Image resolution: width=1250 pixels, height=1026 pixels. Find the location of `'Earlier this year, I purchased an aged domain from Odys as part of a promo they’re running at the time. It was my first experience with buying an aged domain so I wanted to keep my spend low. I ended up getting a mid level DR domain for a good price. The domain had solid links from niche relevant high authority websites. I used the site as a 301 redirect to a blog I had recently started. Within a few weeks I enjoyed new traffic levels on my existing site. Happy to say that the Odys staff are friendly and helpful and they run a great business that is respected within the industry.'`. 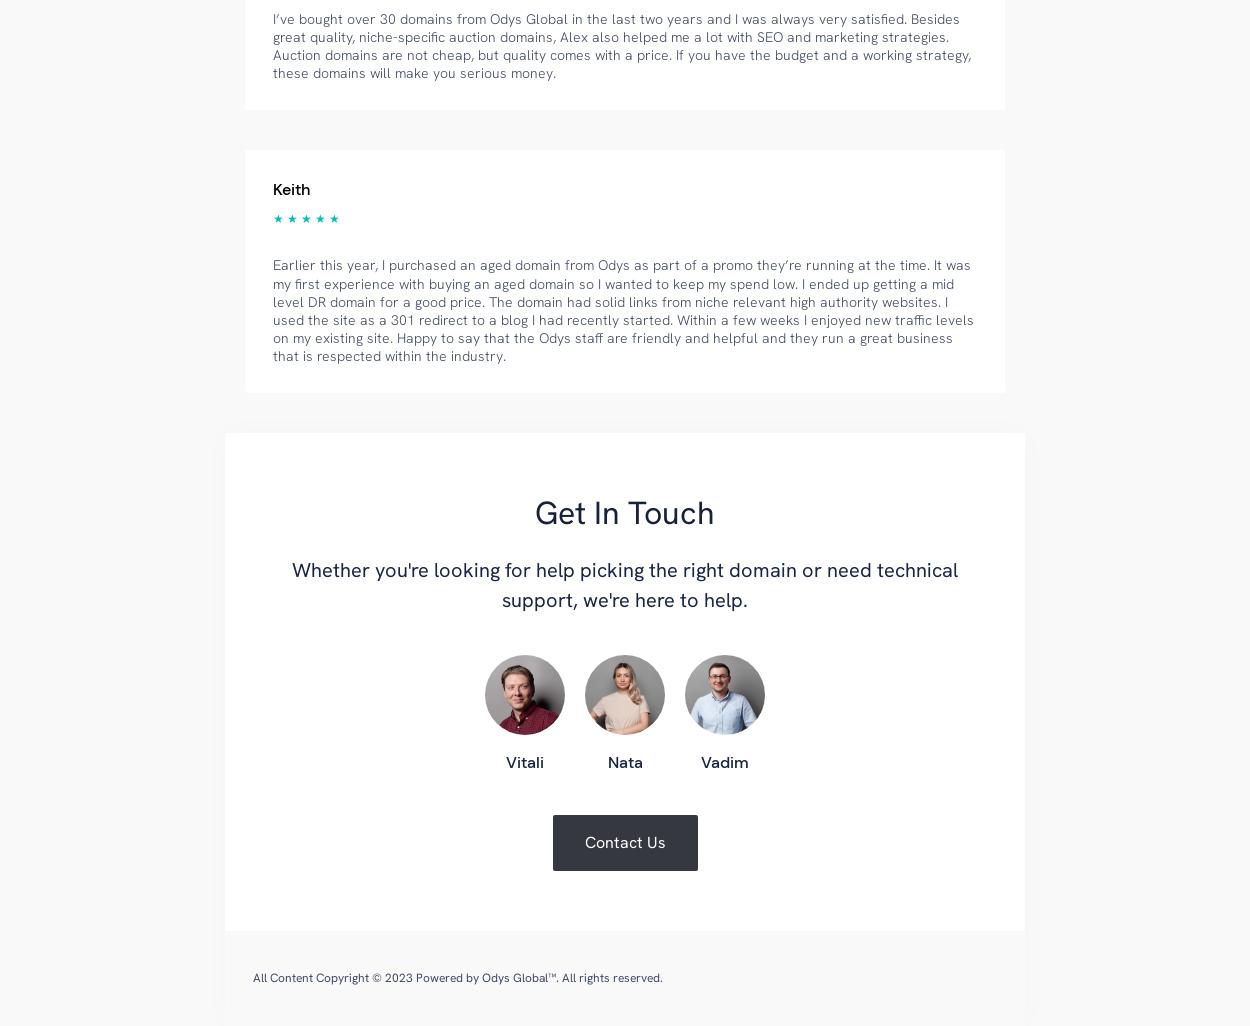

'Earlier this year, I purchased an aged domain from Odys as part of a promo they’re running at the time. It was my first experience with buying an aged domain so I wanted to keep my spend low. I ended up getting a mid level DR domain for a good price. The domain had solid links from niche relevant high authority websites. I used the site as a 301 redirect to a blog I had recently started. Within a few weeks I enjoyed new traffic levels on my existing site. Happy to say that the Odys staff are friendly and helpful and they run a great business that is respected within the industry.' is located at coordinates (622, 310).